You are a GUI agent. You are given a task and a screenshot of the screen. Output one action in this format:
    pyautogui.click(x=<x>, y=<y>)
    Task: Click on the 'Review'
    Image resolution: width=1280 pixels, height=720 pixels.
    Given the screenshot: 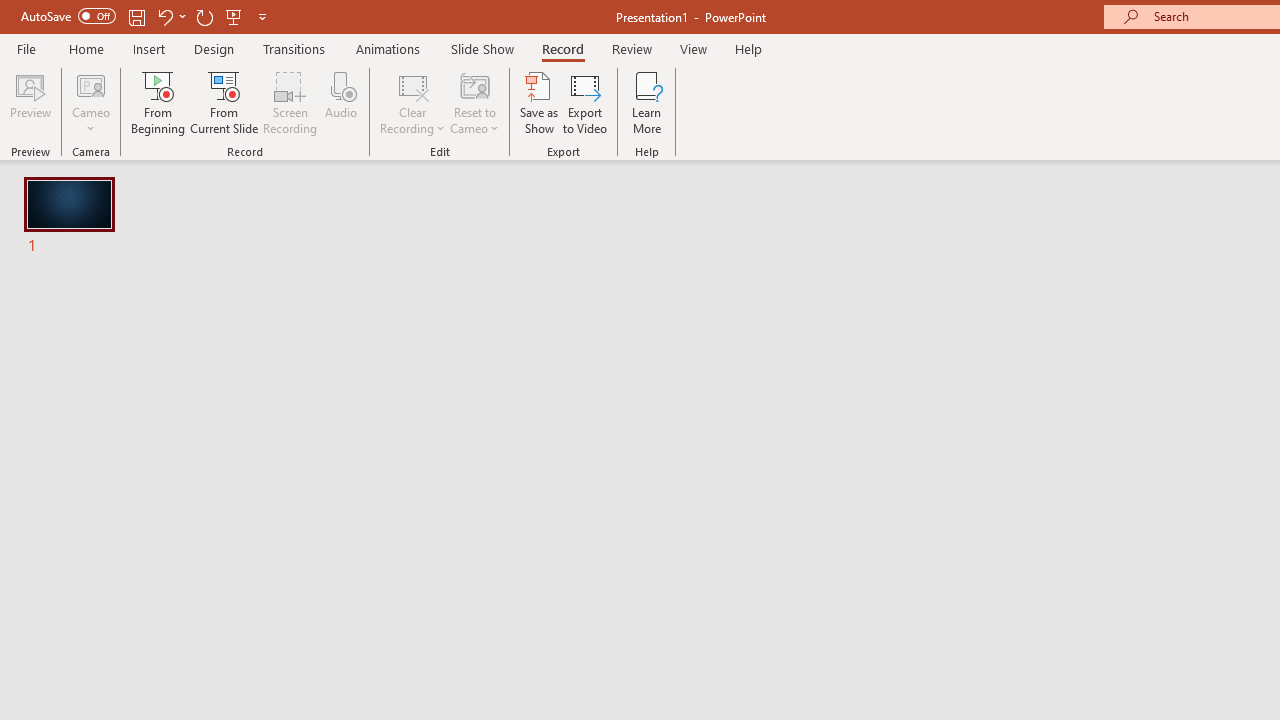 What is the action you would take?
    pyautogui.click(x=630, y=48)
    